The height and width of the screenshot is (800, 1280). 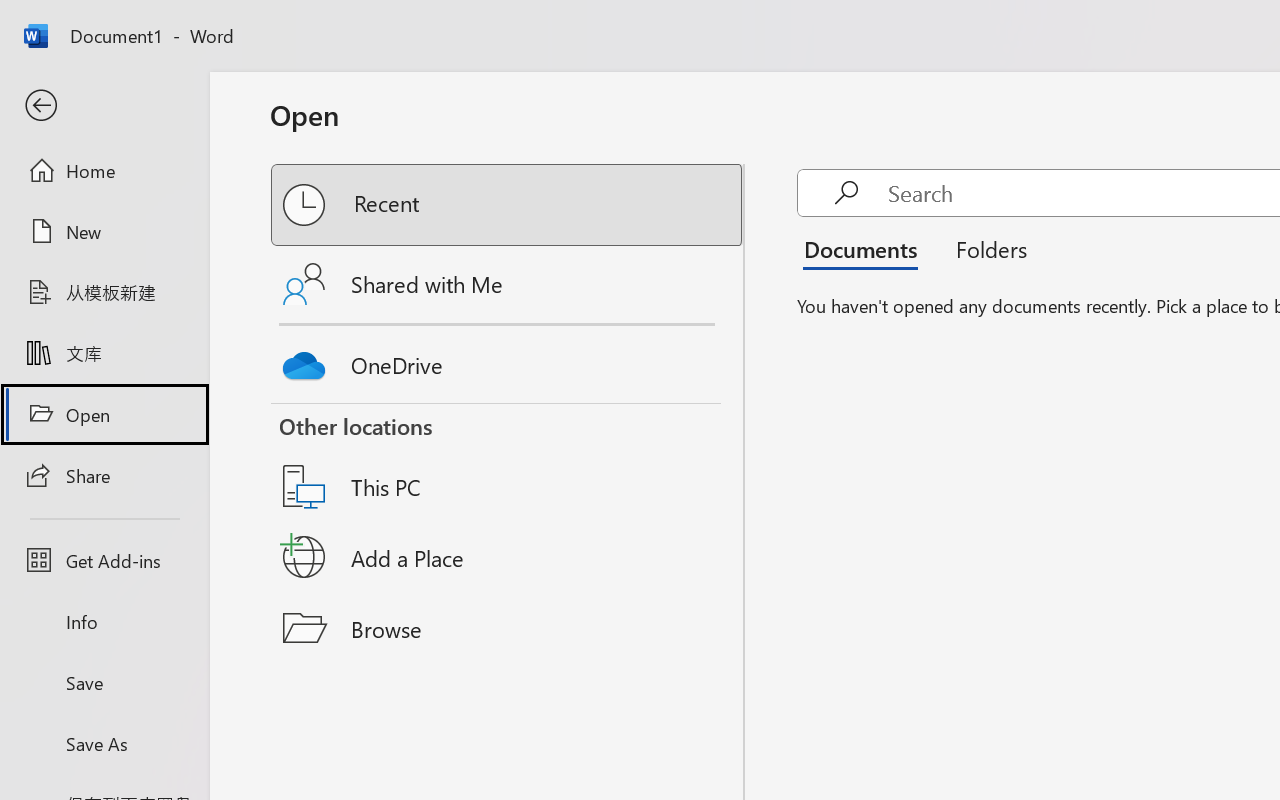 I want to click on 'Folders', so click(x=984, y=248).